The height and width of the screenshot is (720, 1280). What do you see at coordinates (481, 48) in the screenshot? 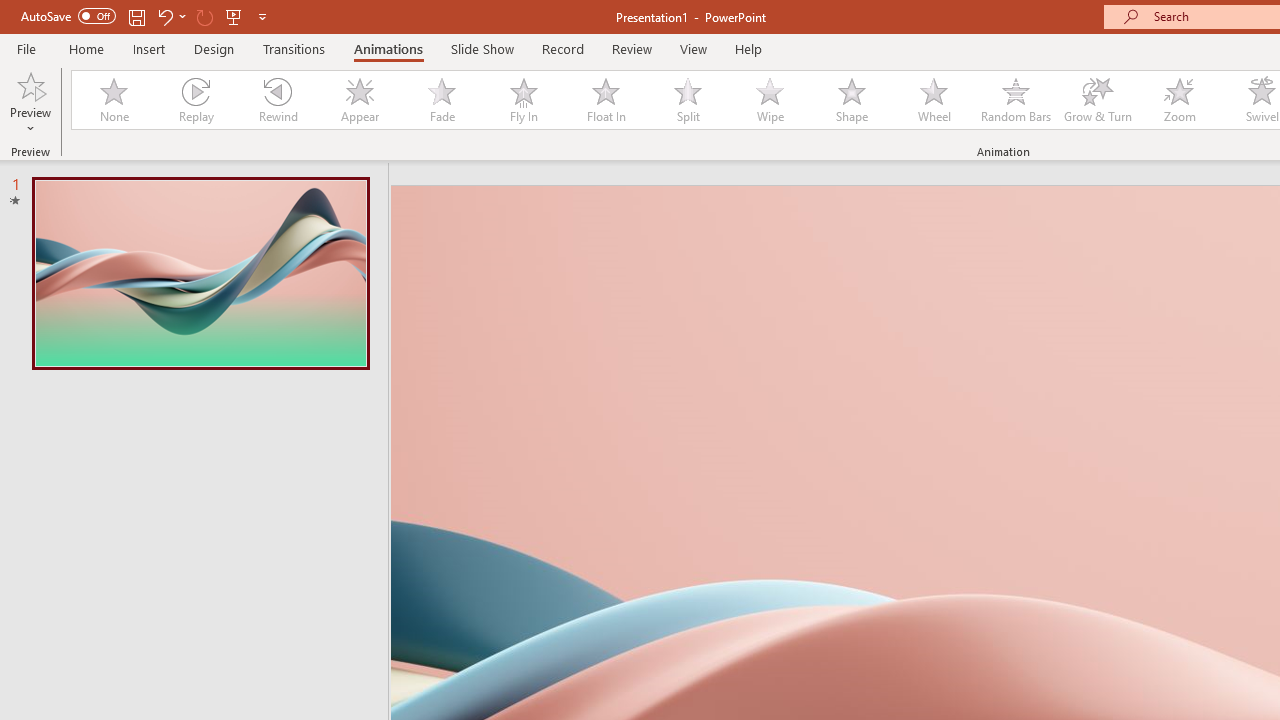
I see `'Slide Show'` at bounding box center [481, 48].